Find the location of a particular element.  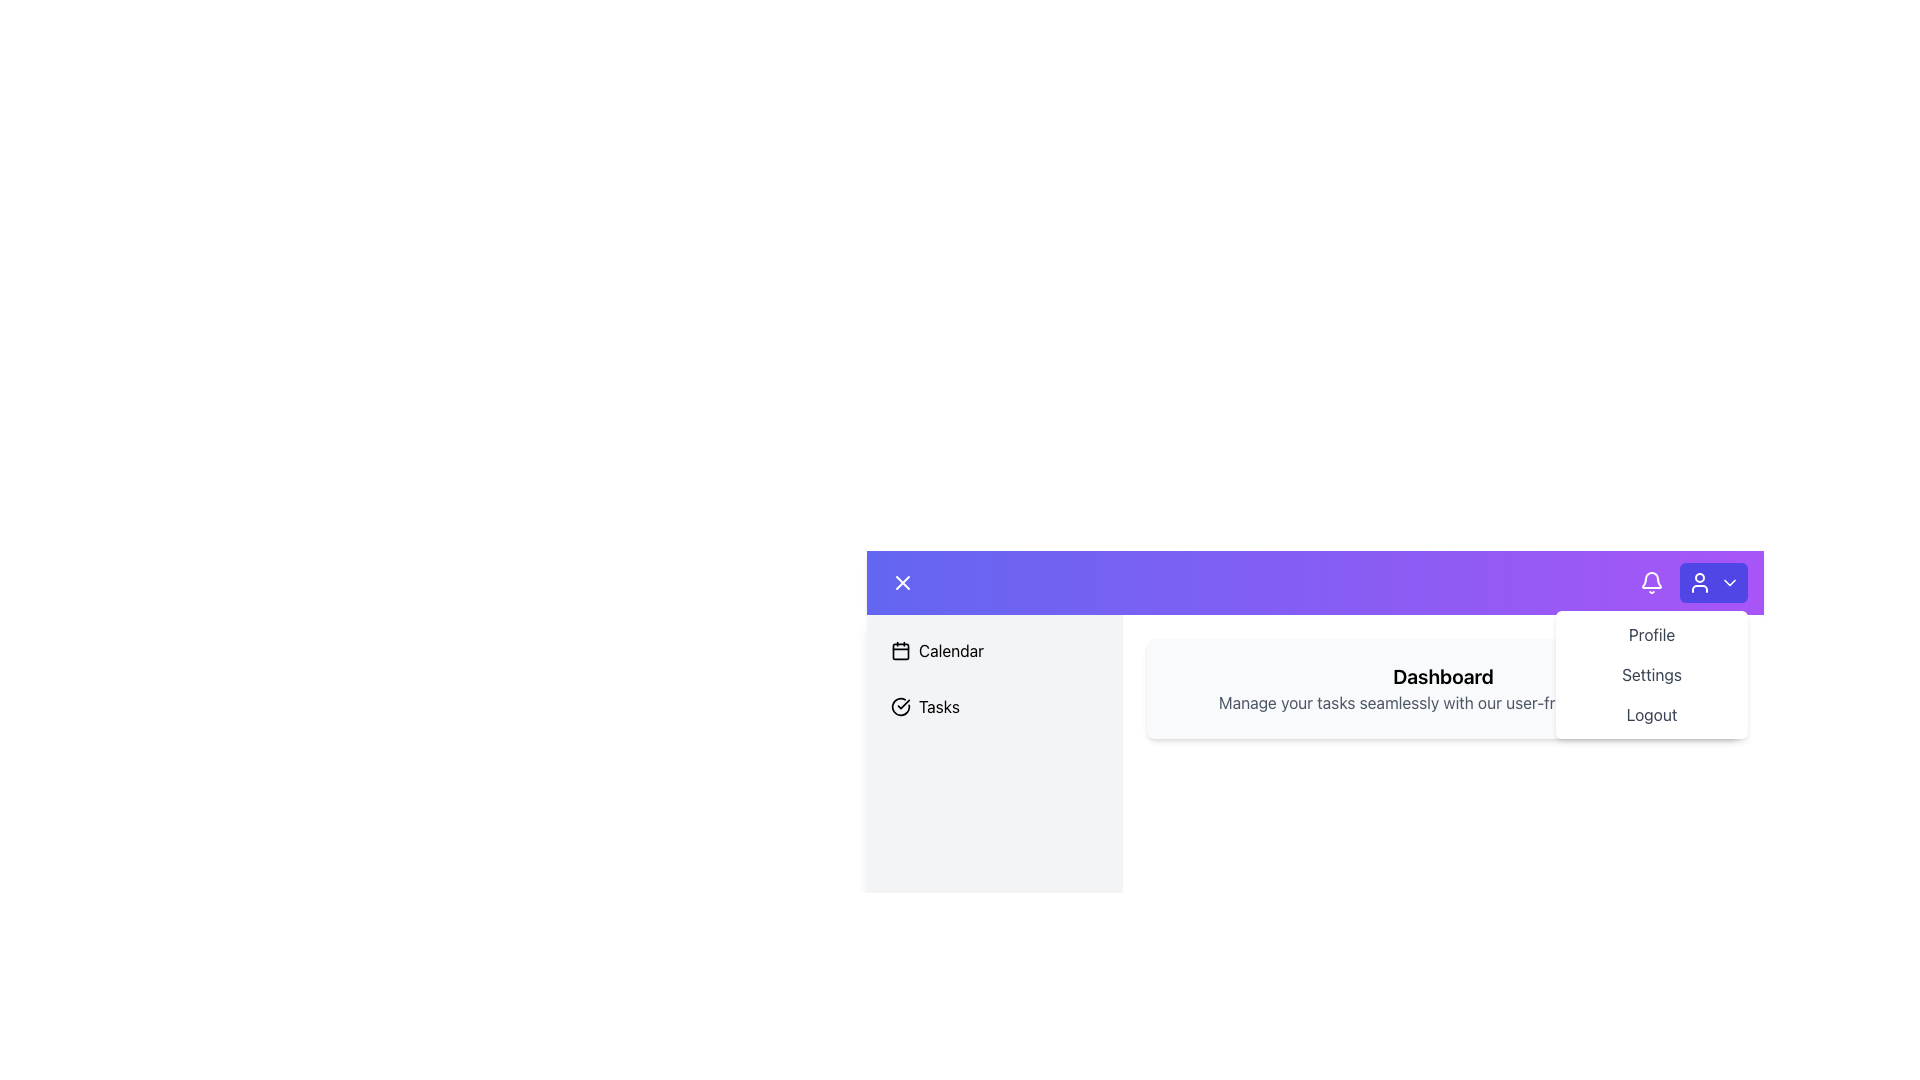

the icon-based button styled as a cross ('X') with a purple background located at the top-left corner of the purple header bar is located at coordinates (901, 582).